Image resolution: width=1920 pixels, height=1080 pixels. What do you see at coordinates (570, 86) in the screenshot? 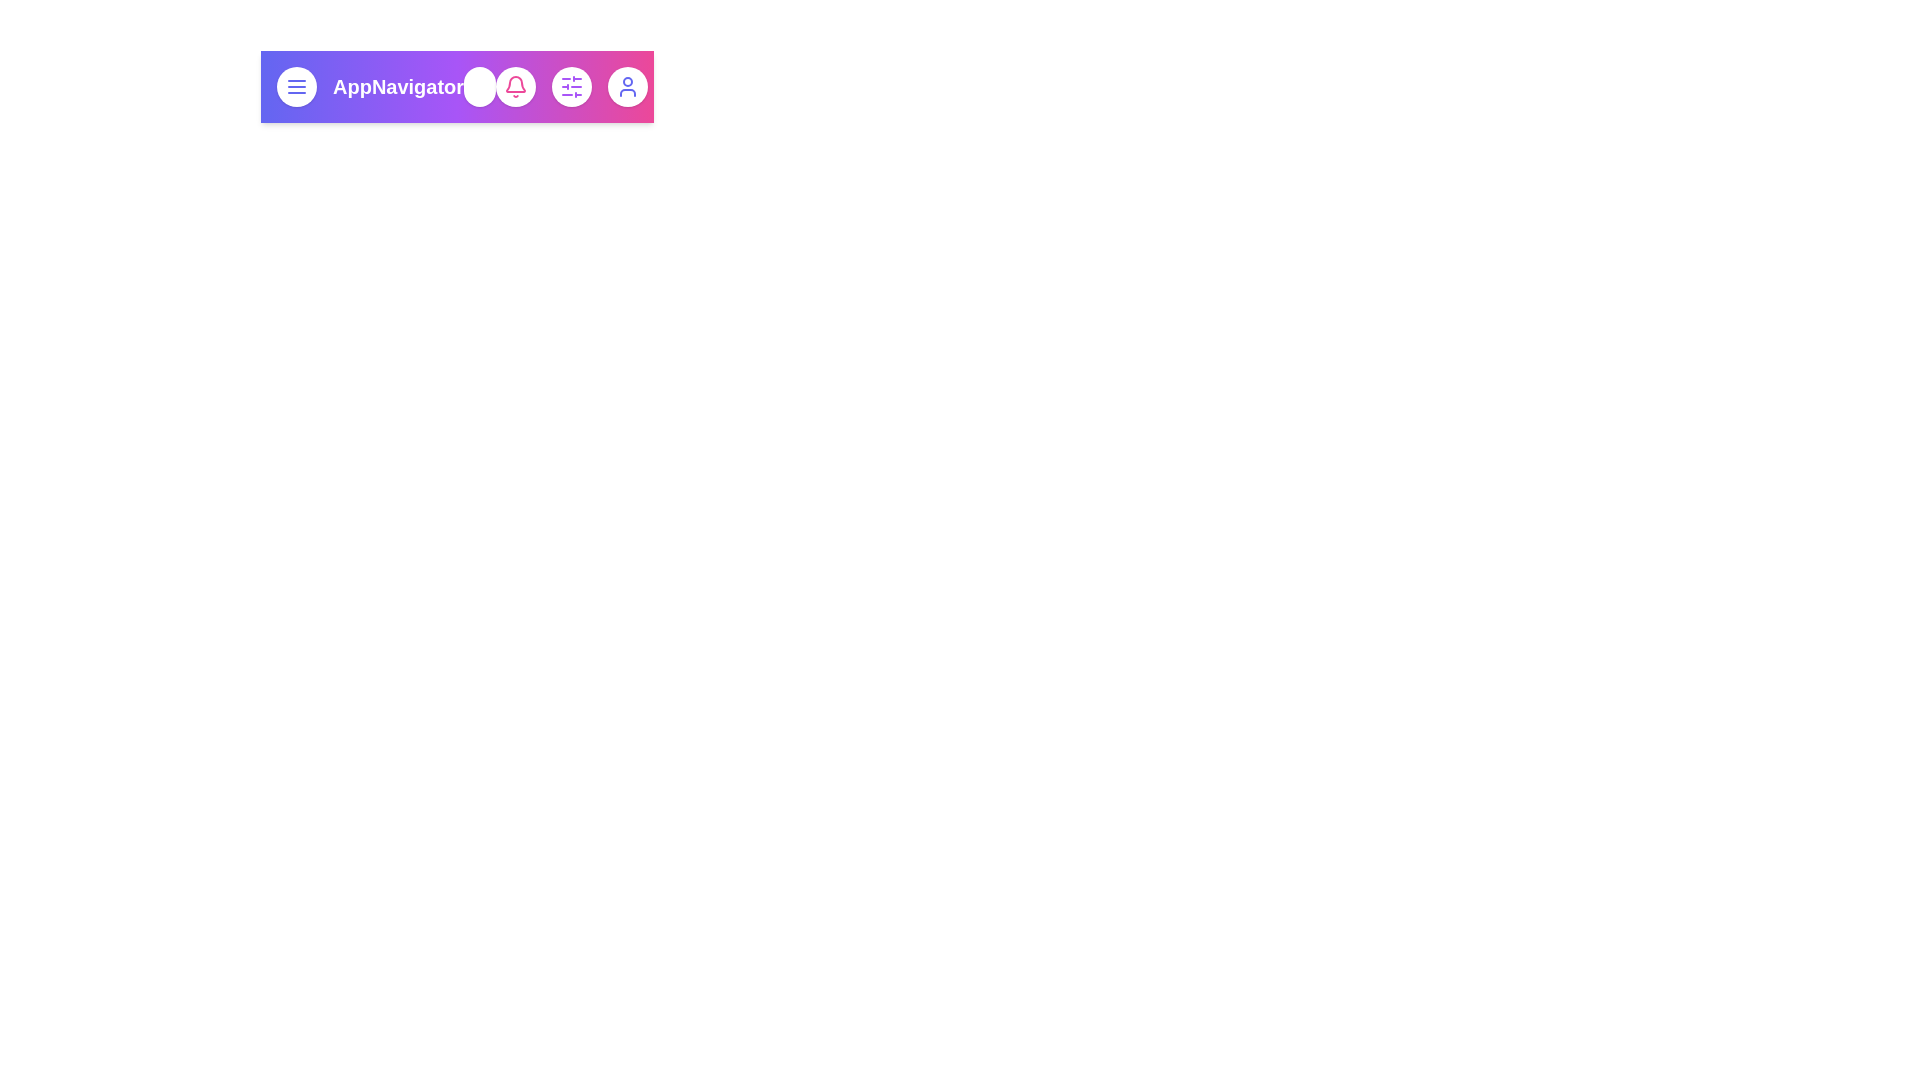
I see `the sliders icon to open the settings menu` at bounding box center [570, 86].